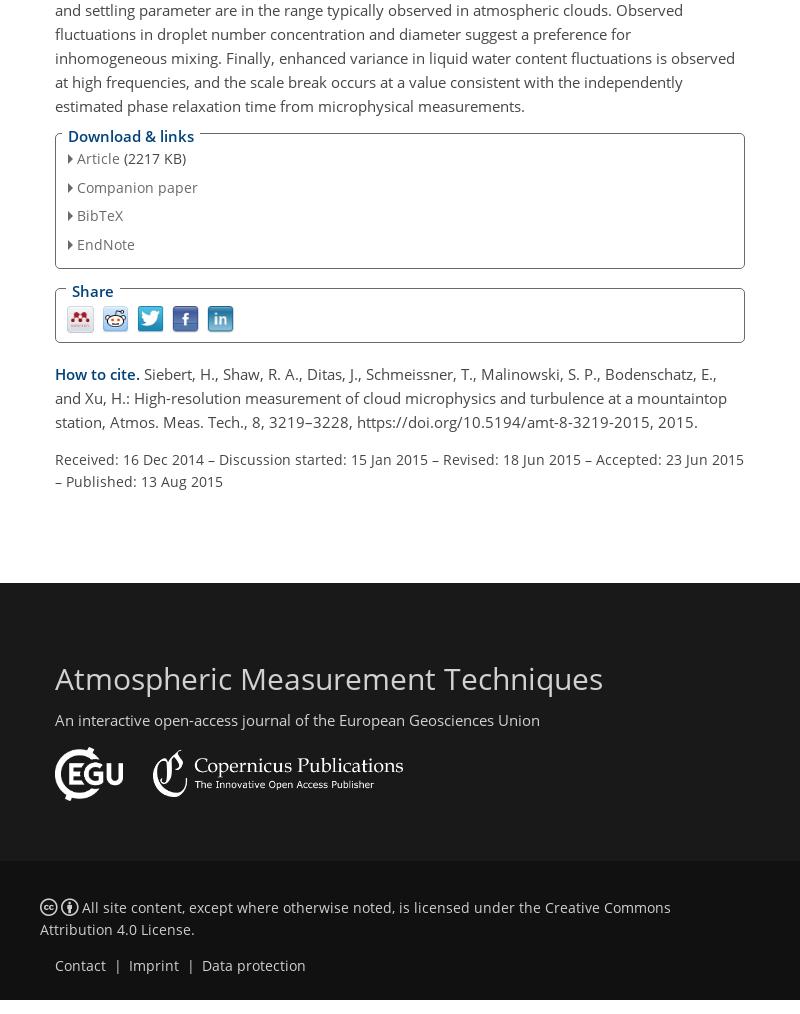 The height and width of the screenshot is (1014, 800). Describe the element at coordinates (253, 966) in the screenshot. I see `'Data protection'` at that location.